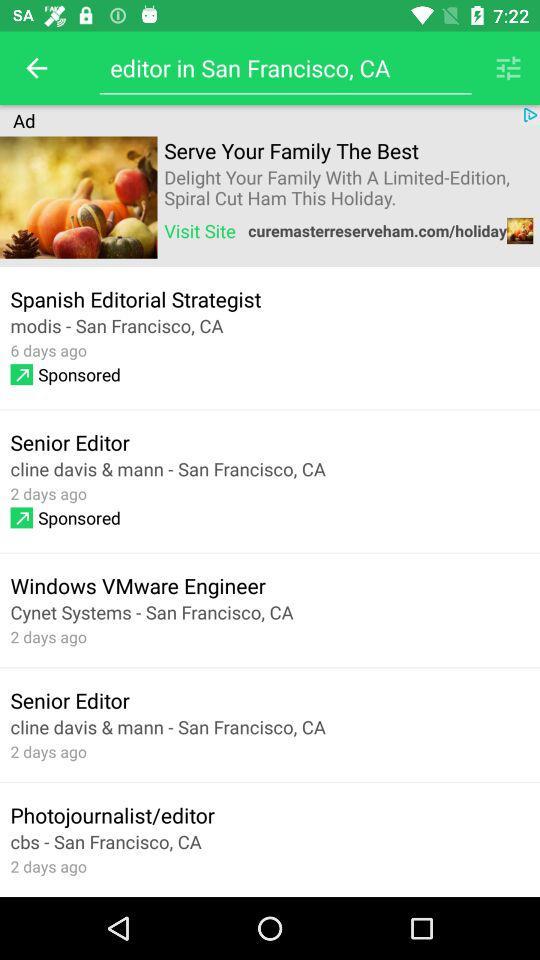 Image resolution: width=540 pixels, height=960 pixels. I want to click on the item next to editor in san icon, so click(508, 68).